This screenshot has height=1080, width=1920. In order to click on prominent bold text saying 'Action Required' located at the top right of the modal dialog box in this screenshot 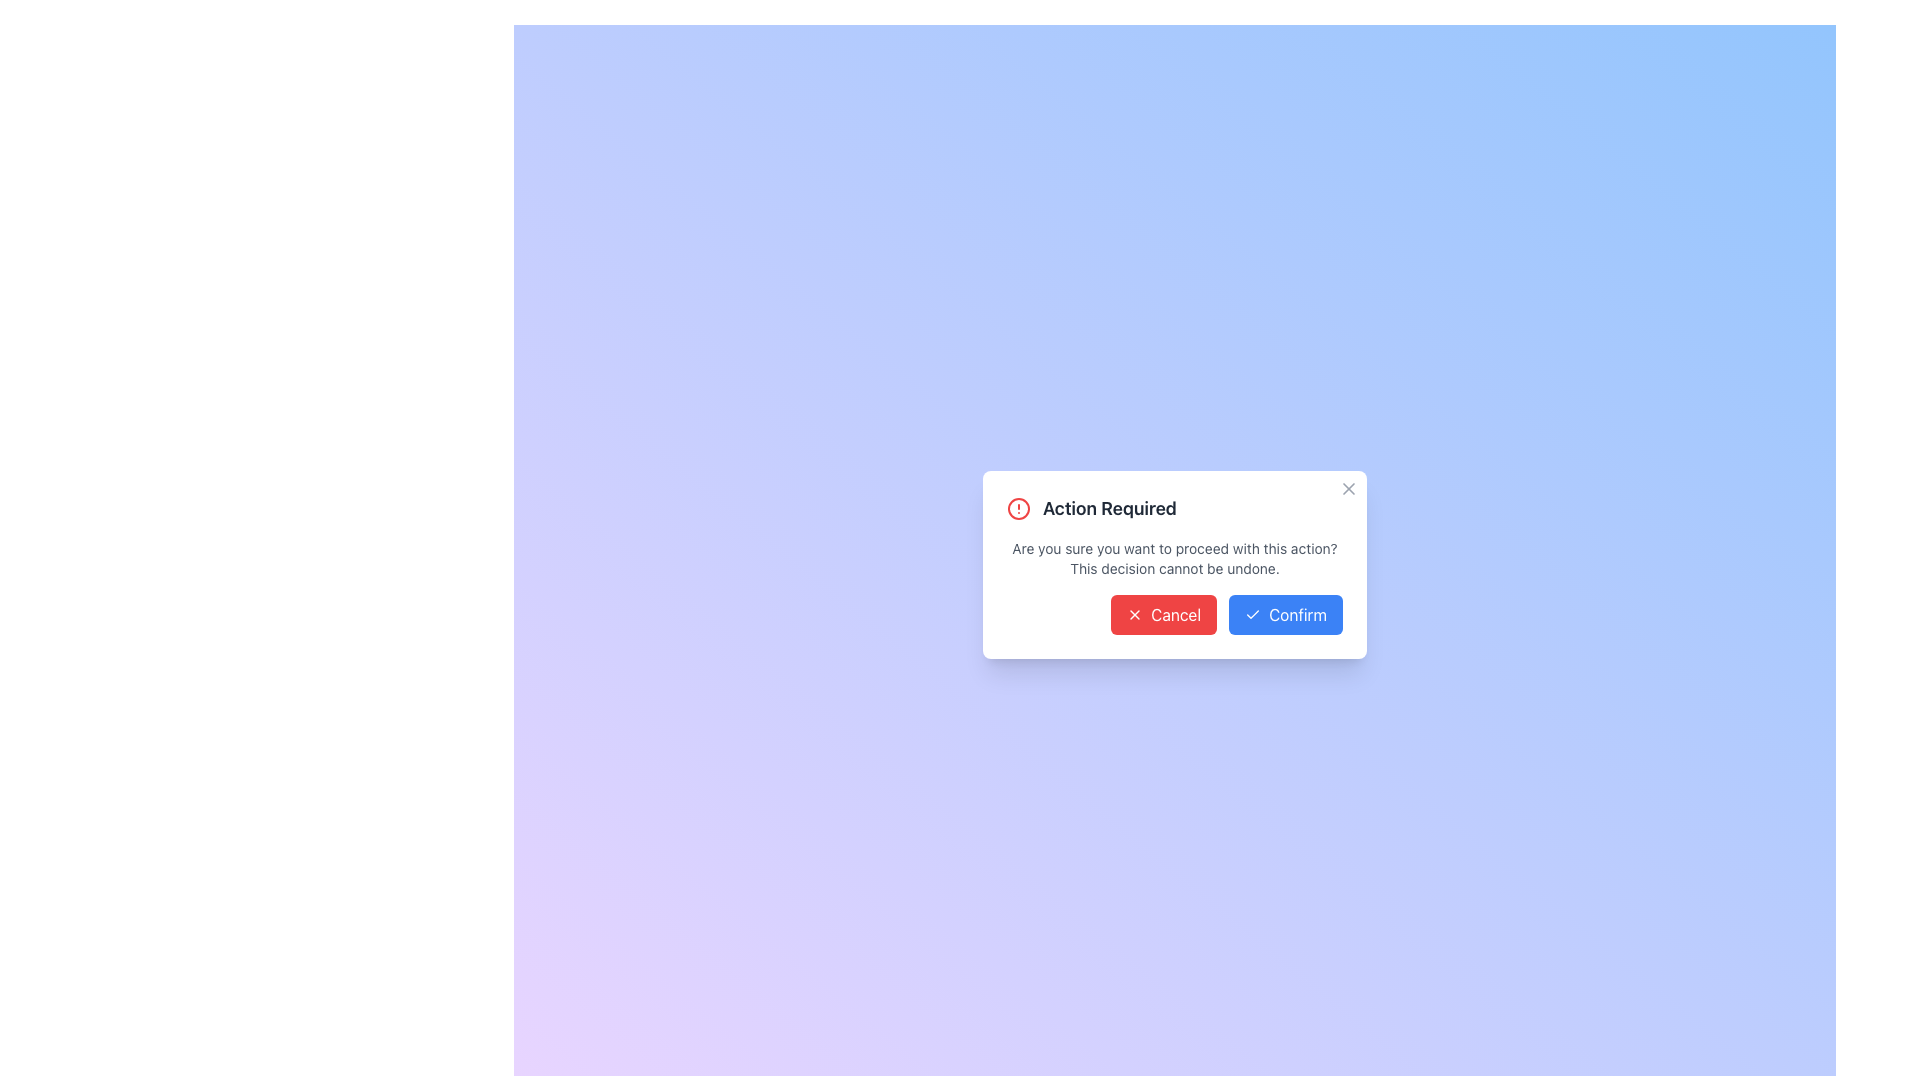, I will do `click(1108, 508)`.